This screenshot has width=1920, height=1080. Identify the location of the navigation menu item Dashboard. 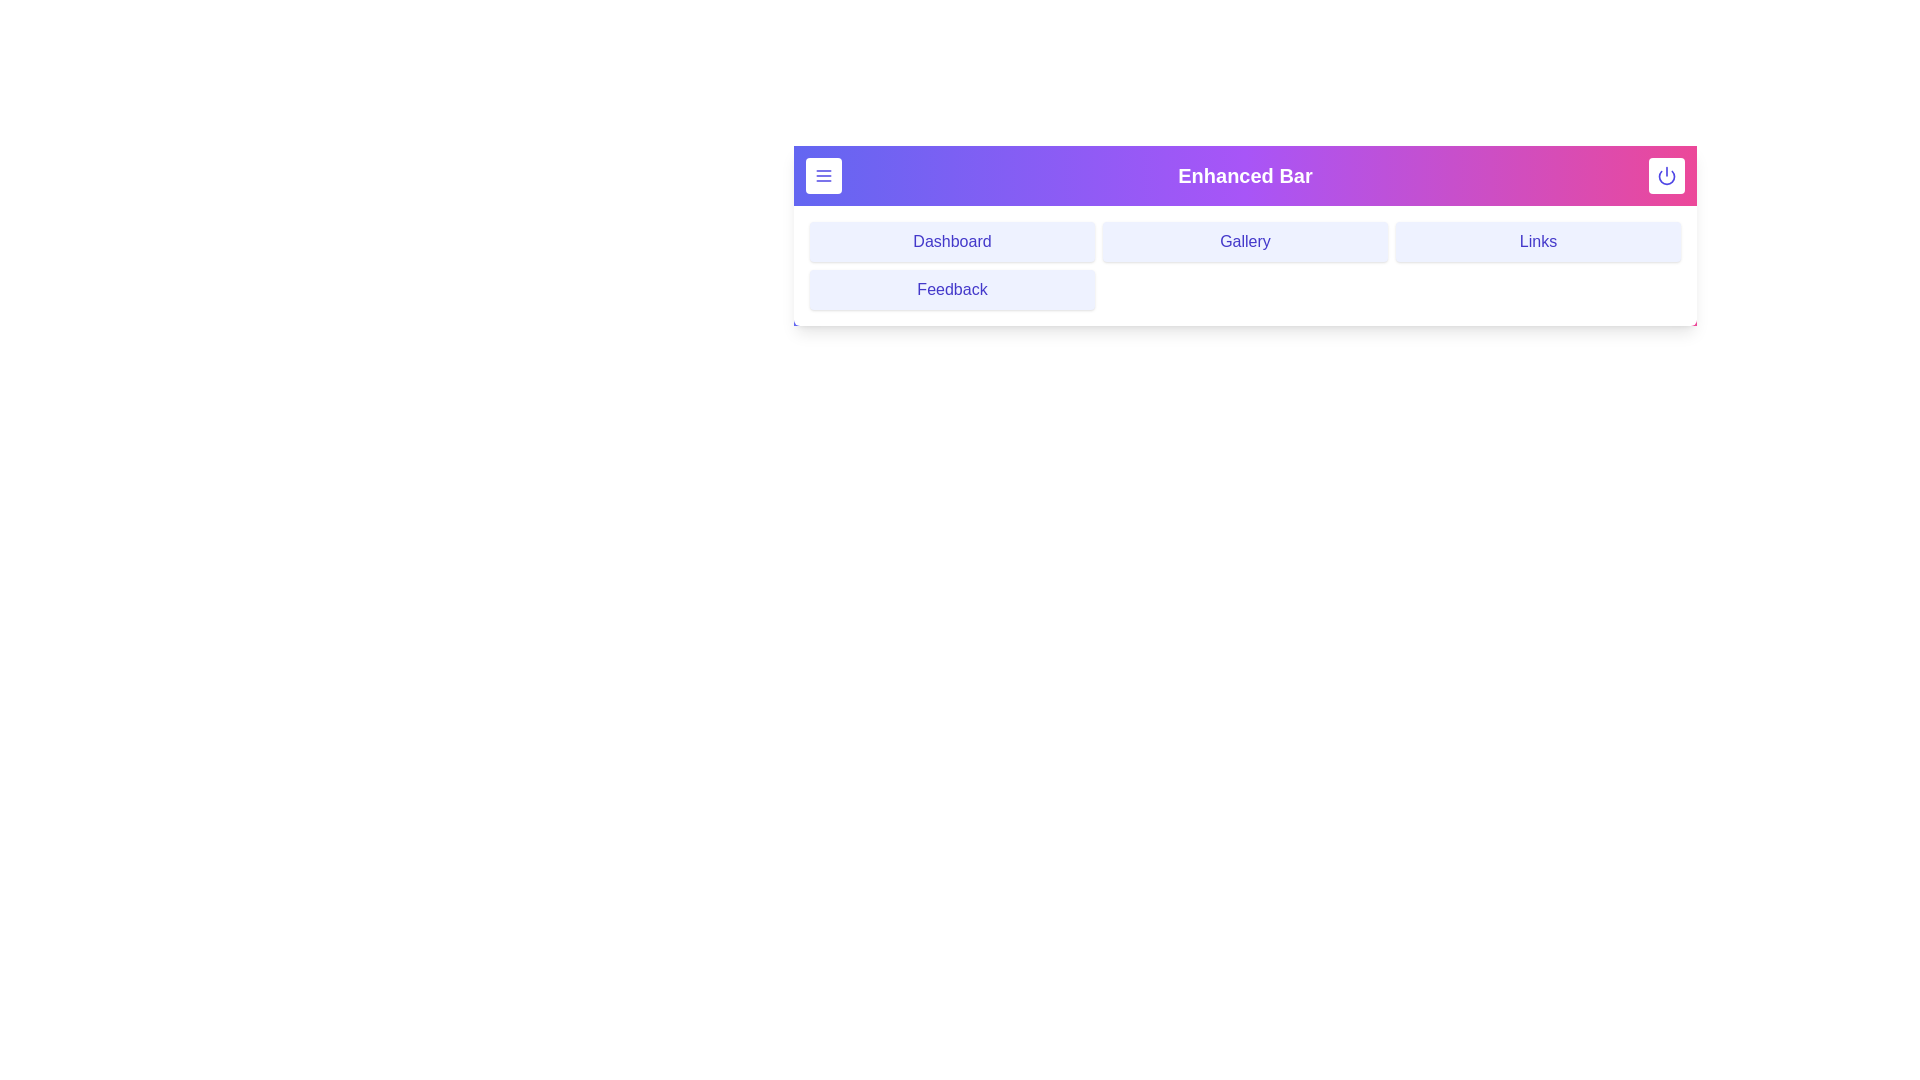
(951, 241).